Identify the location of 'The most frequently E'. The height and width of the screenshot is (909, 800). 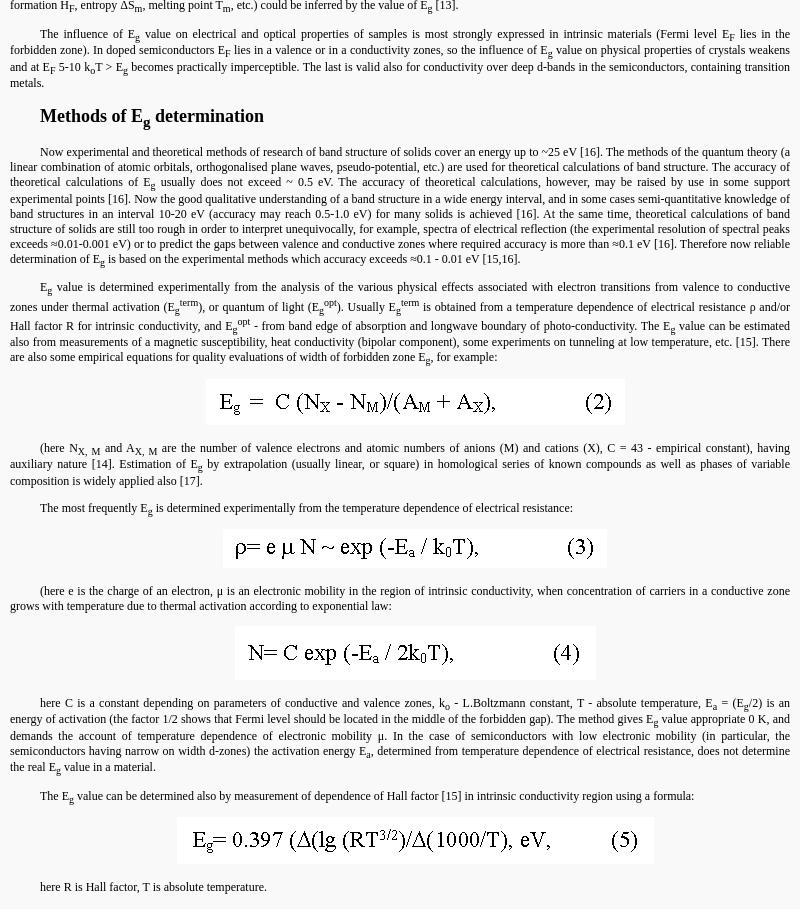
(93, 506).